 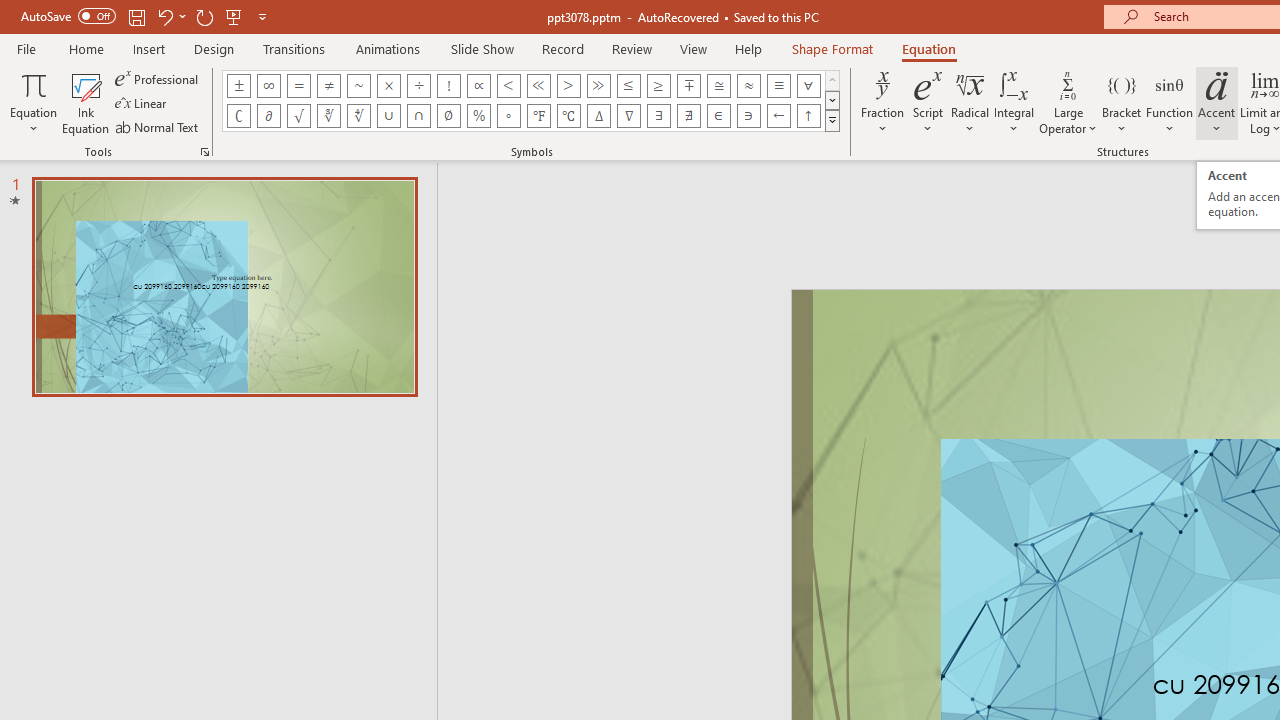 What do you see at coordinates (747, 85) in the screenshot?
I see `'Equation Symbol Almost Equal To (Asymptotic To)'` at bounding box center [747, 85].